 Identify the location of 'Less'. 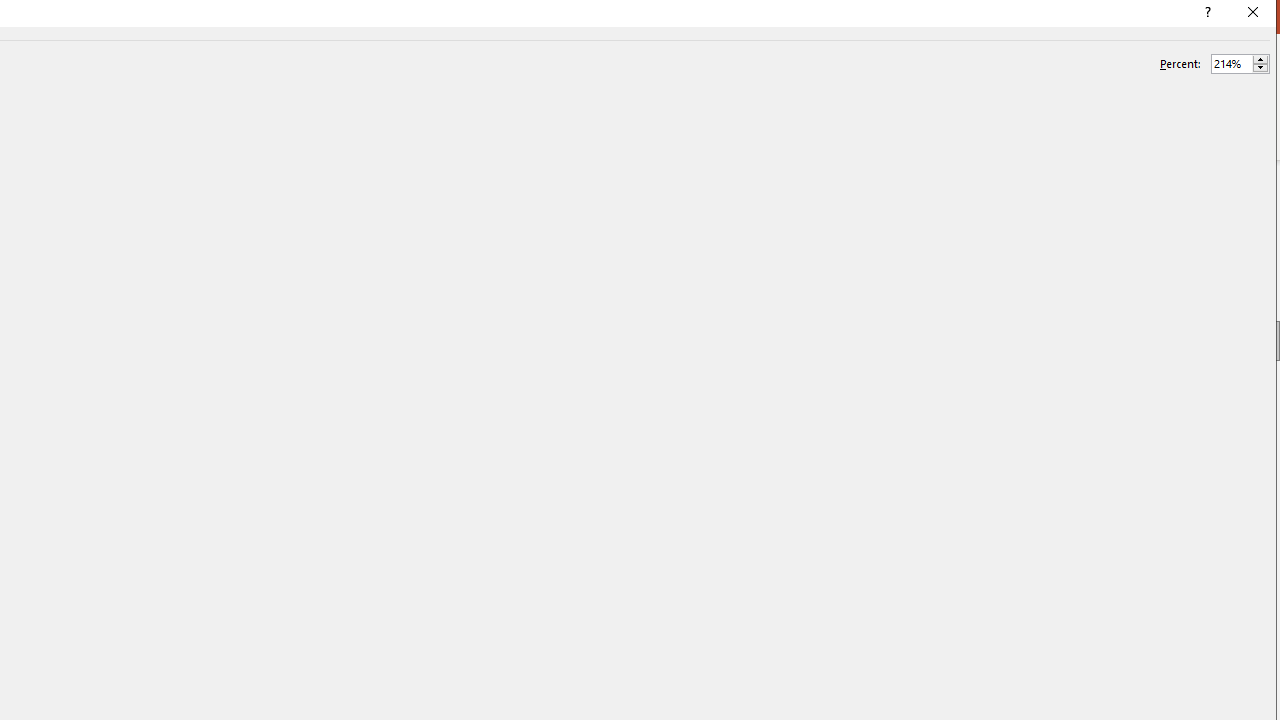
(1259, 67).